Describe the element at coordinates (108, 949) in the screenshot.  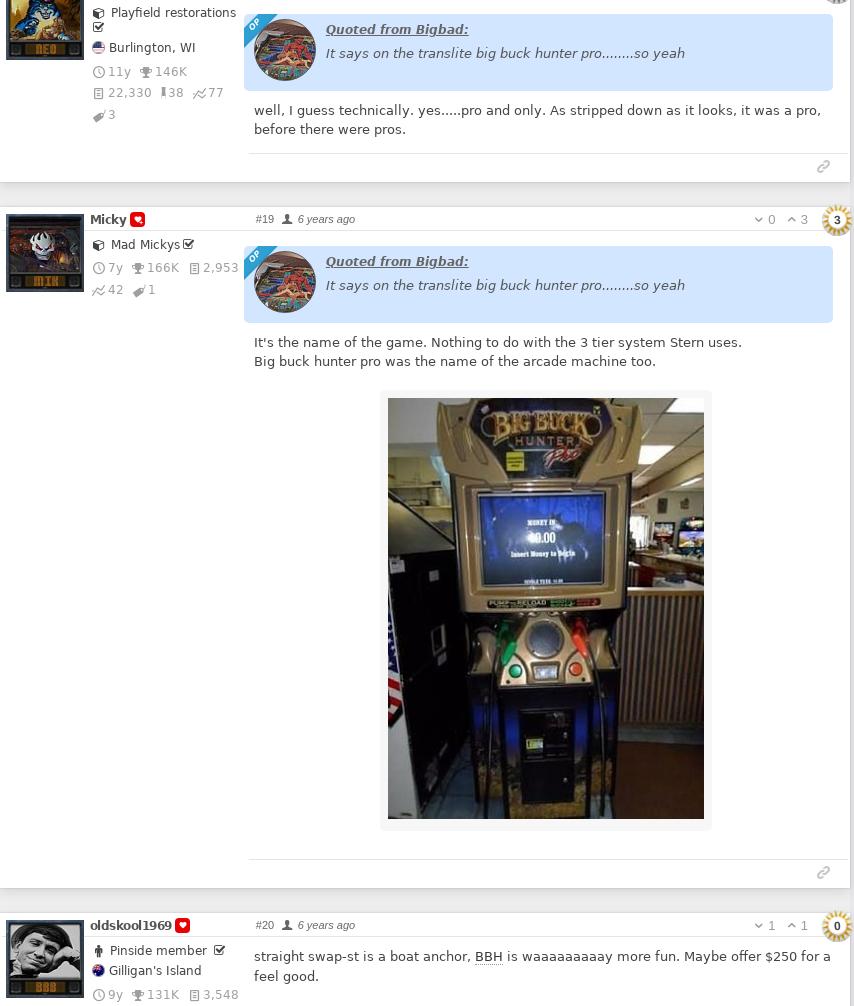
I see `'Pinside member'` at that location.